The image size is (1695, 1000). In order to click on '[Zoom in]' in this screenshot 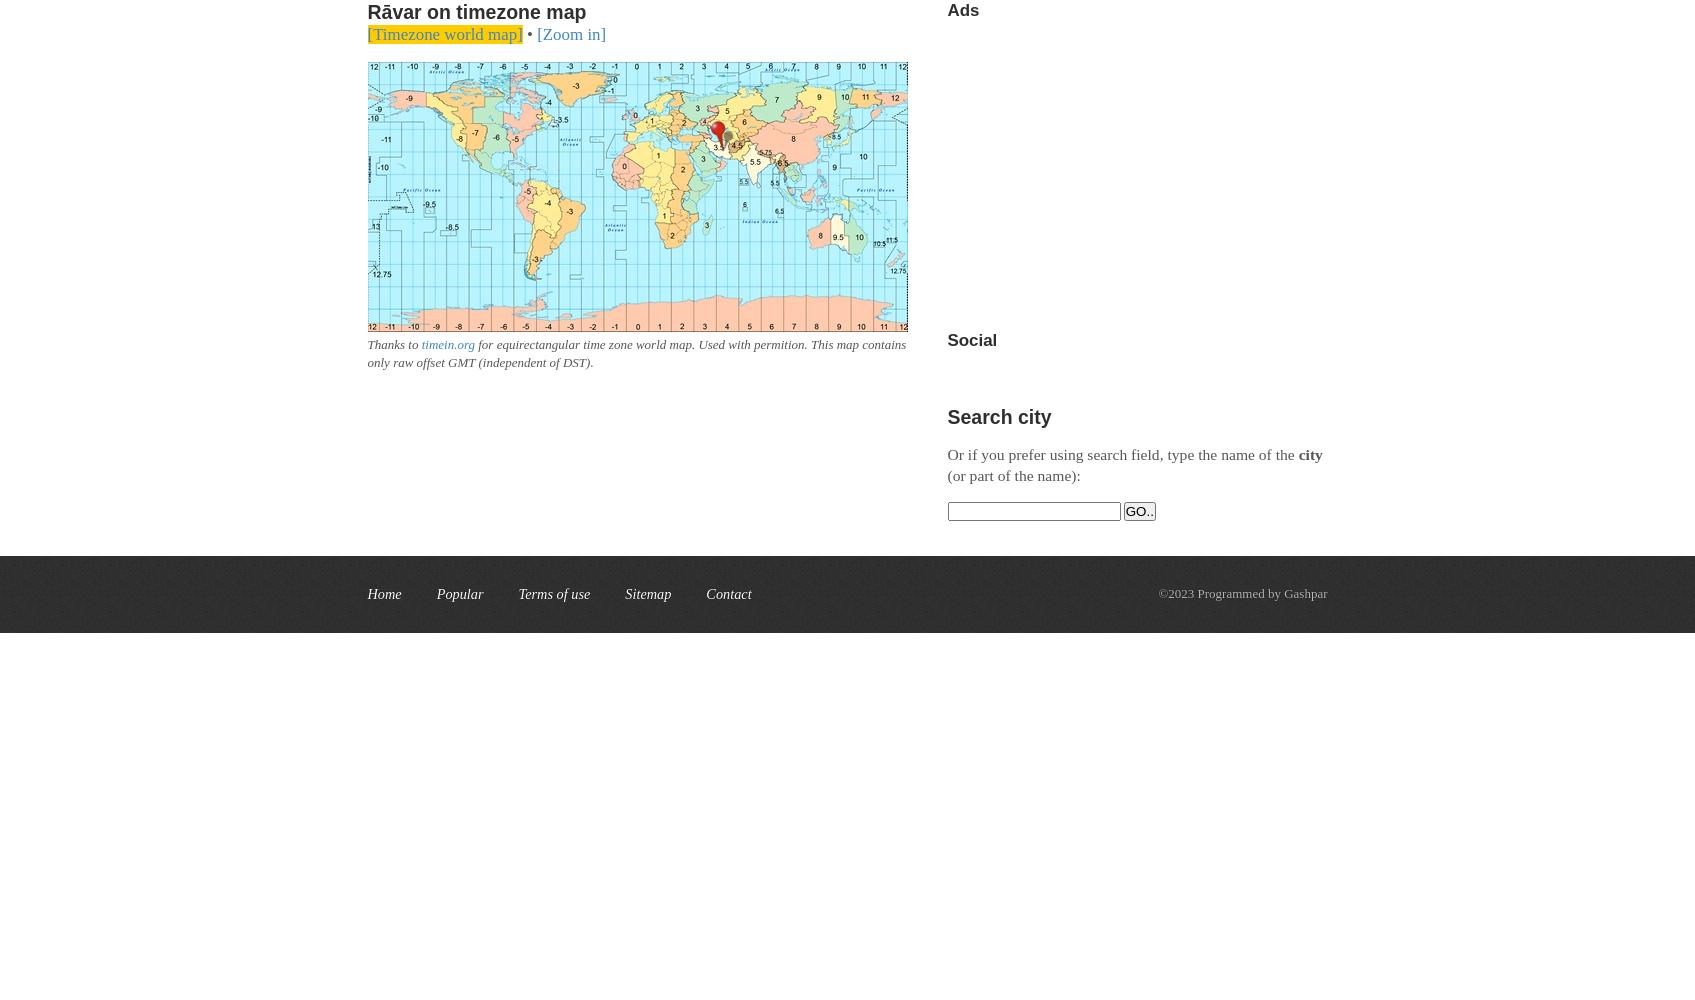, I will do `click(571, 34)`.